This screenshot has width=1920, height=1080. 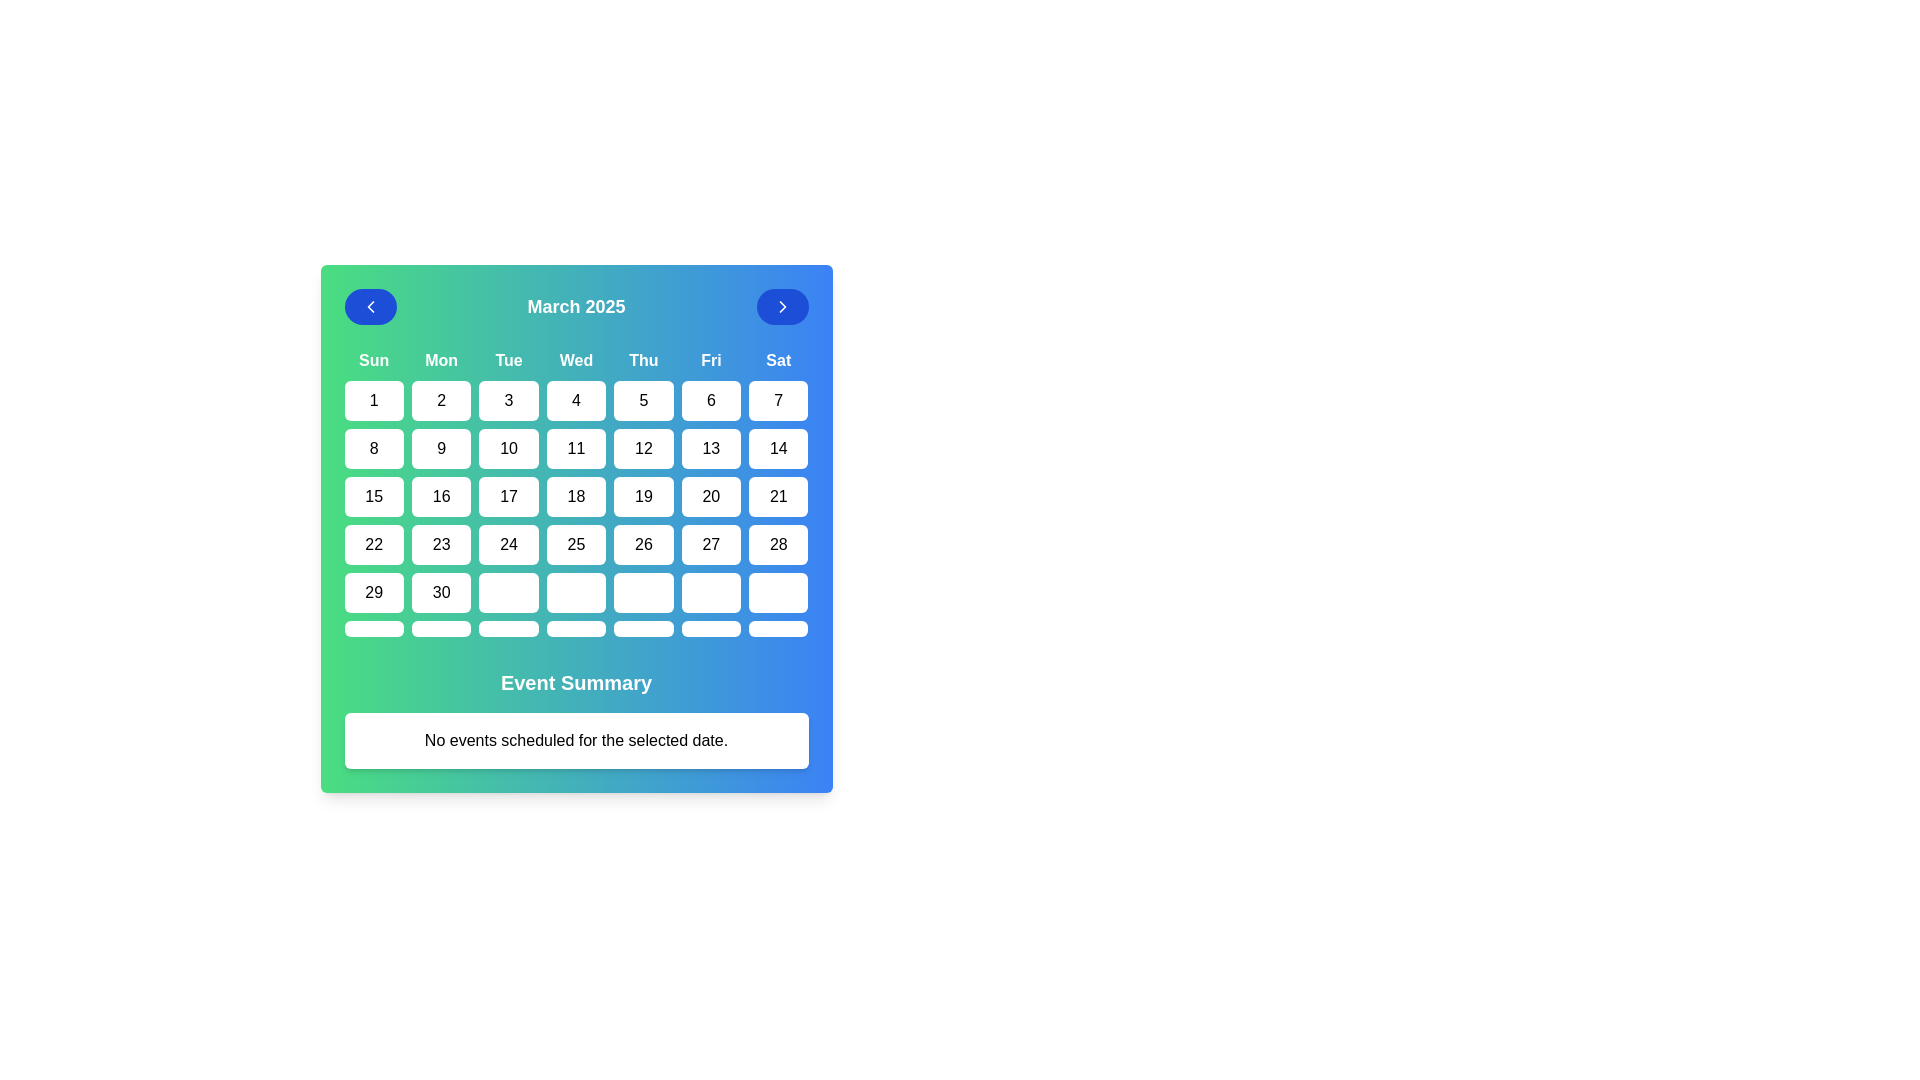 I want to click on the '7' date button, so click(x=777, y=401).